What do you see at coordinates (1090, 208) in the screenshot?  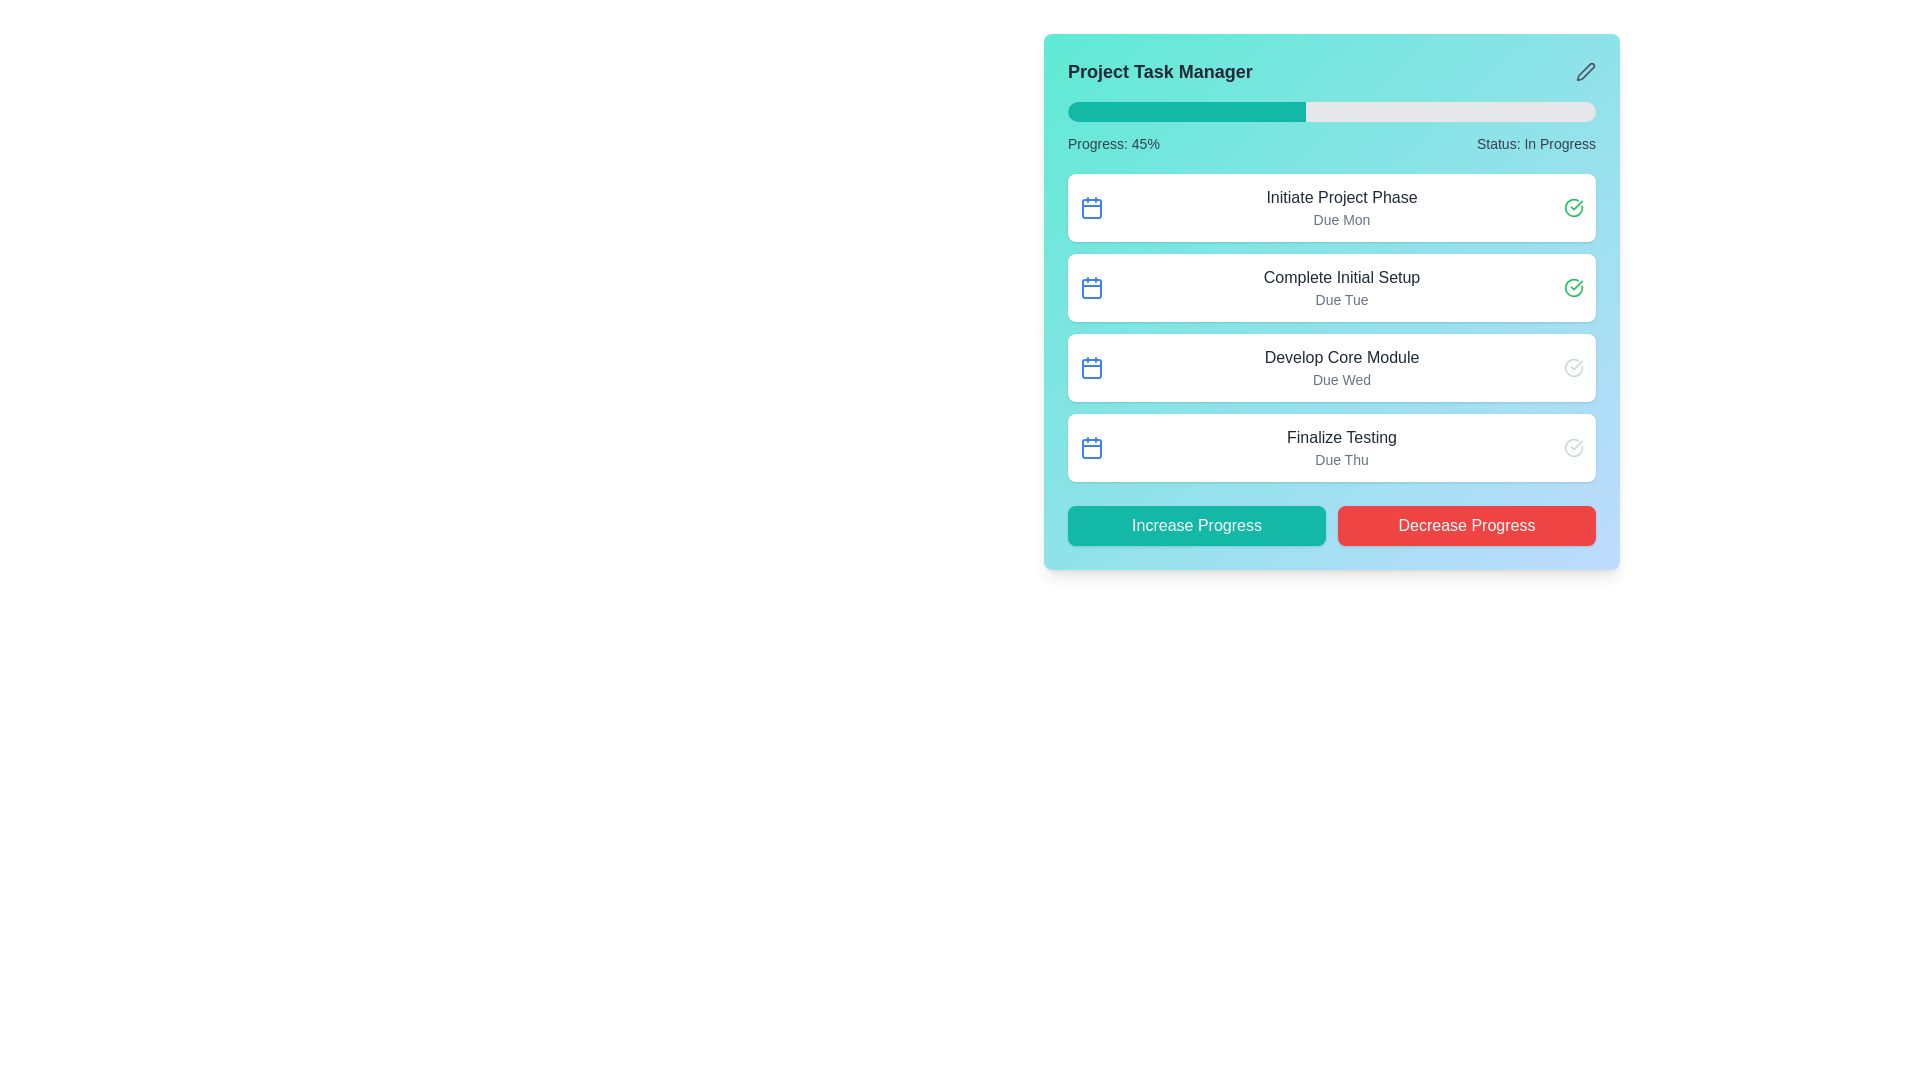 I see `the calendar icon located at the top left corner of the first task card labeled 'Initiate Project Phase' which indicates a time-sensitive task` at bounding box center [1090, 208].